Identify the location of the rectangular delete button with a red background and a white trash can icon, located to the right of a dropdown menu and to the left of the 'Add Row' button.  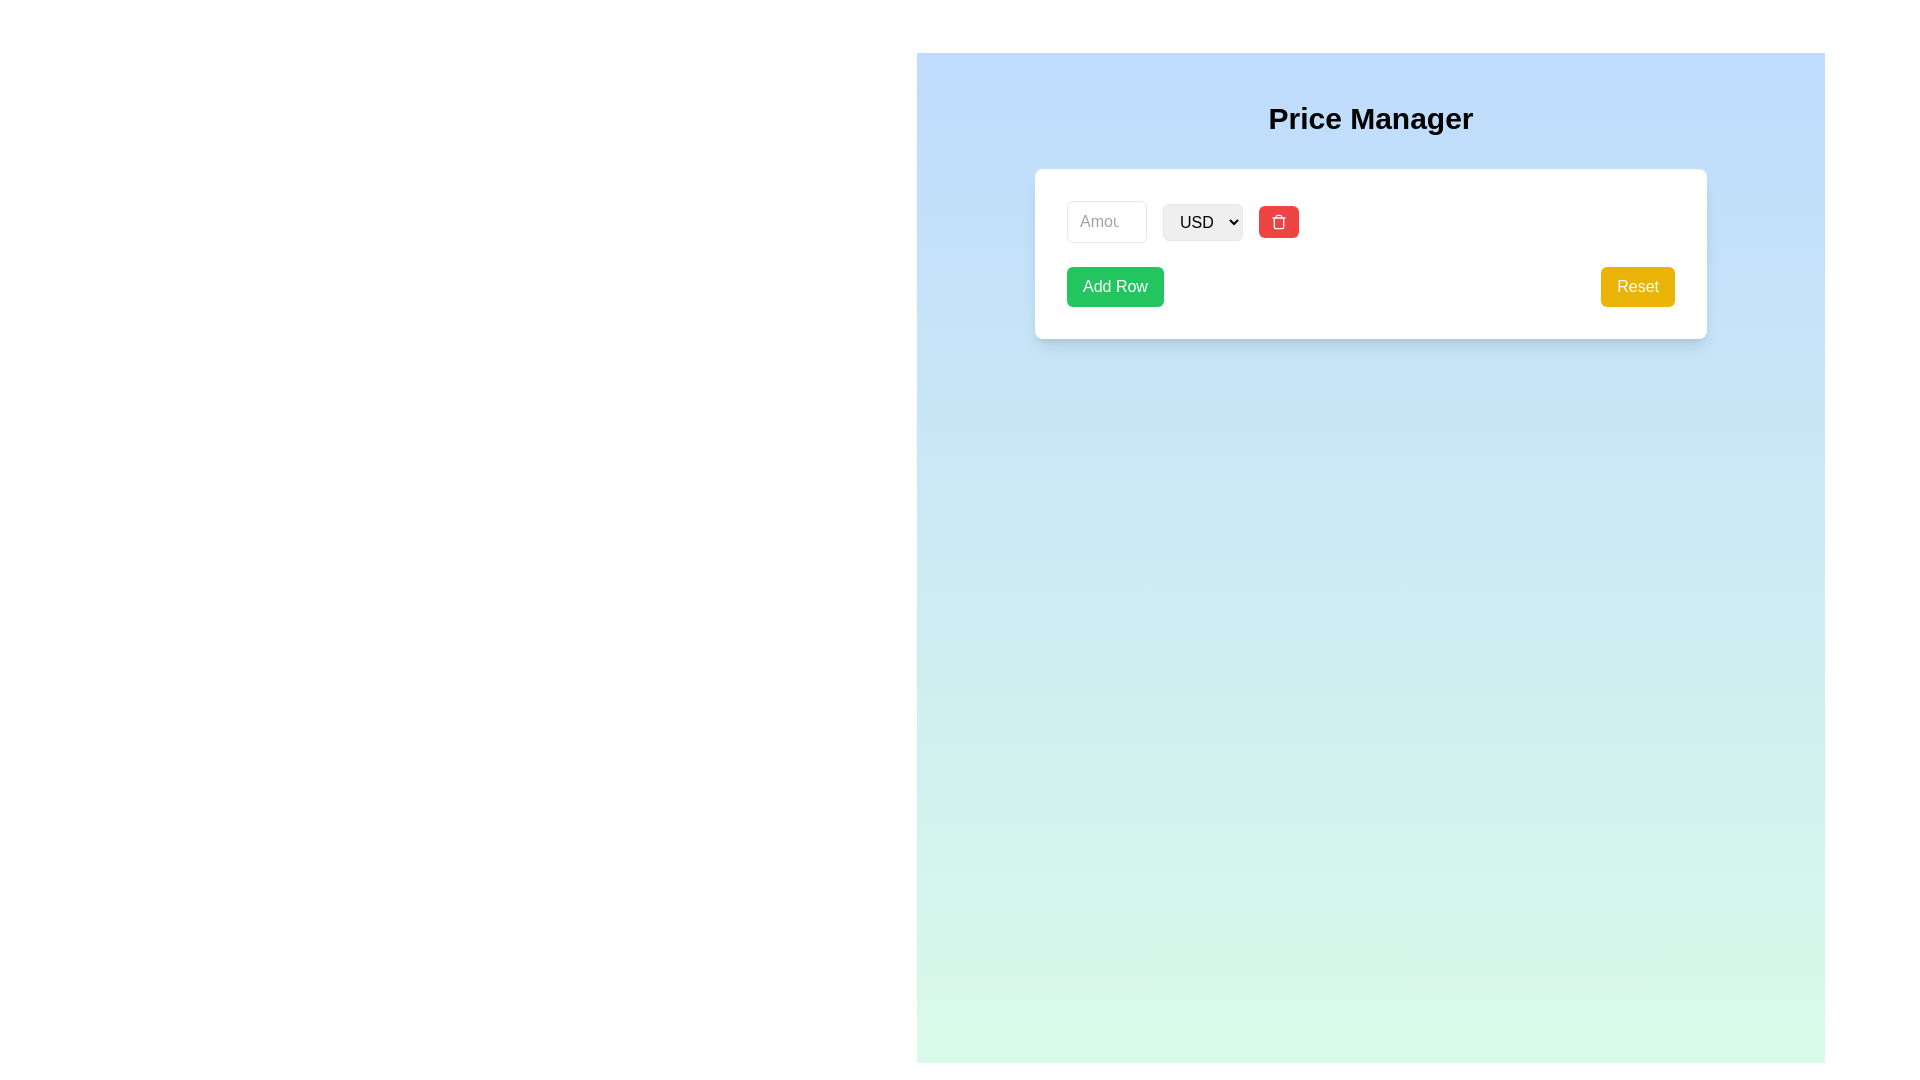
(1277, 222).